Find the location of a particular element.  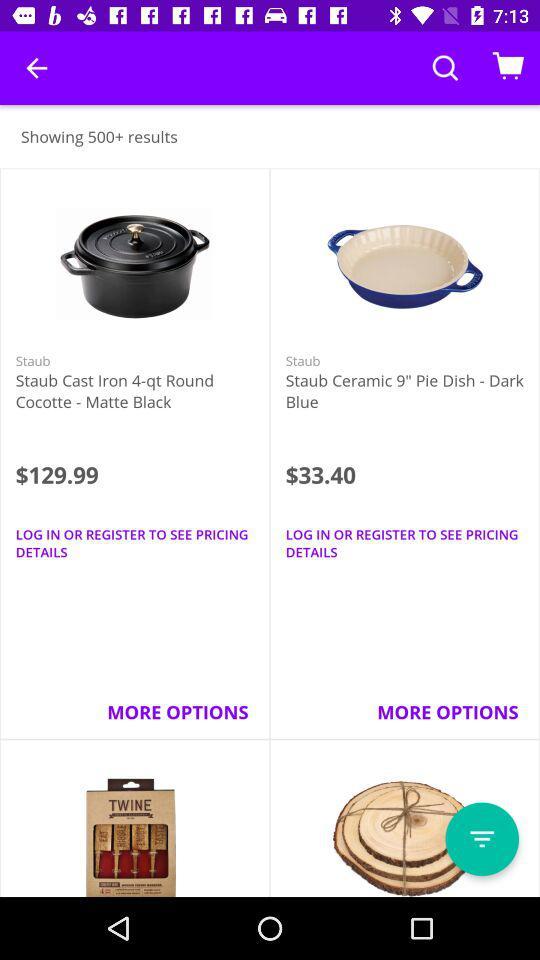

tap filter option is located at coordinates (481, 839).